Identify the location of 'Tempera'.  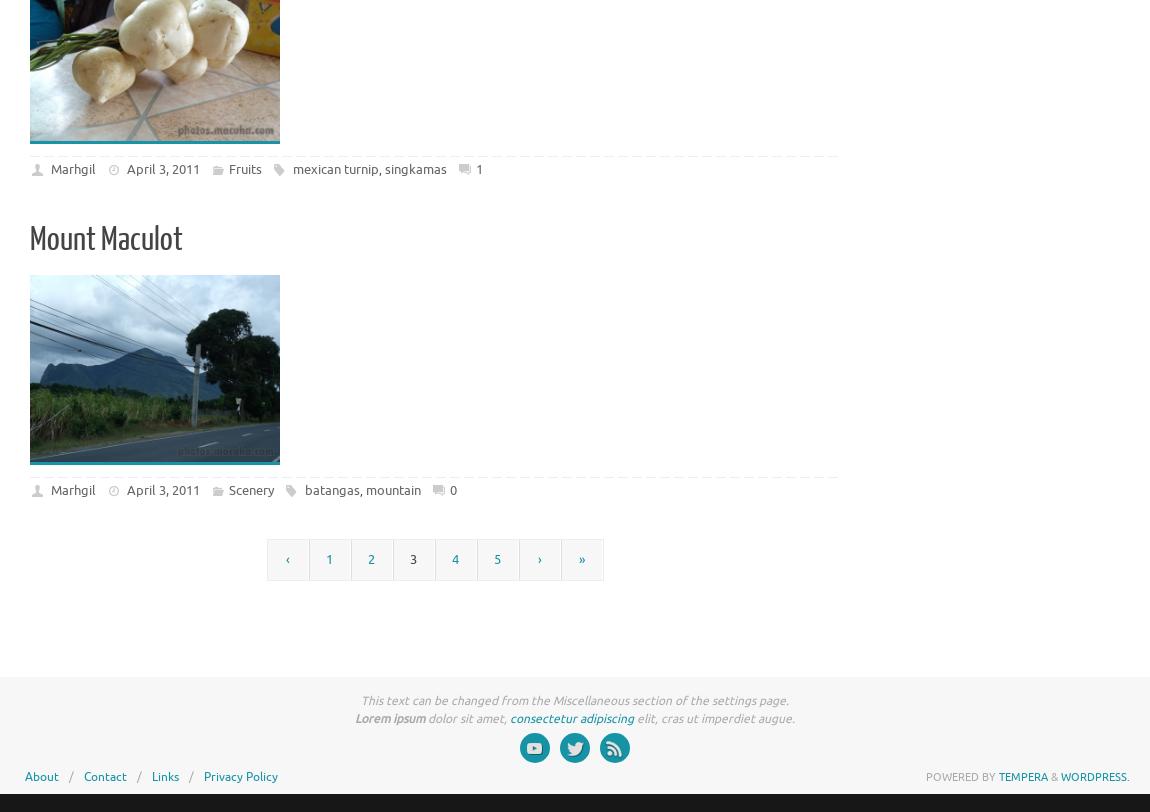
(1023, 777).